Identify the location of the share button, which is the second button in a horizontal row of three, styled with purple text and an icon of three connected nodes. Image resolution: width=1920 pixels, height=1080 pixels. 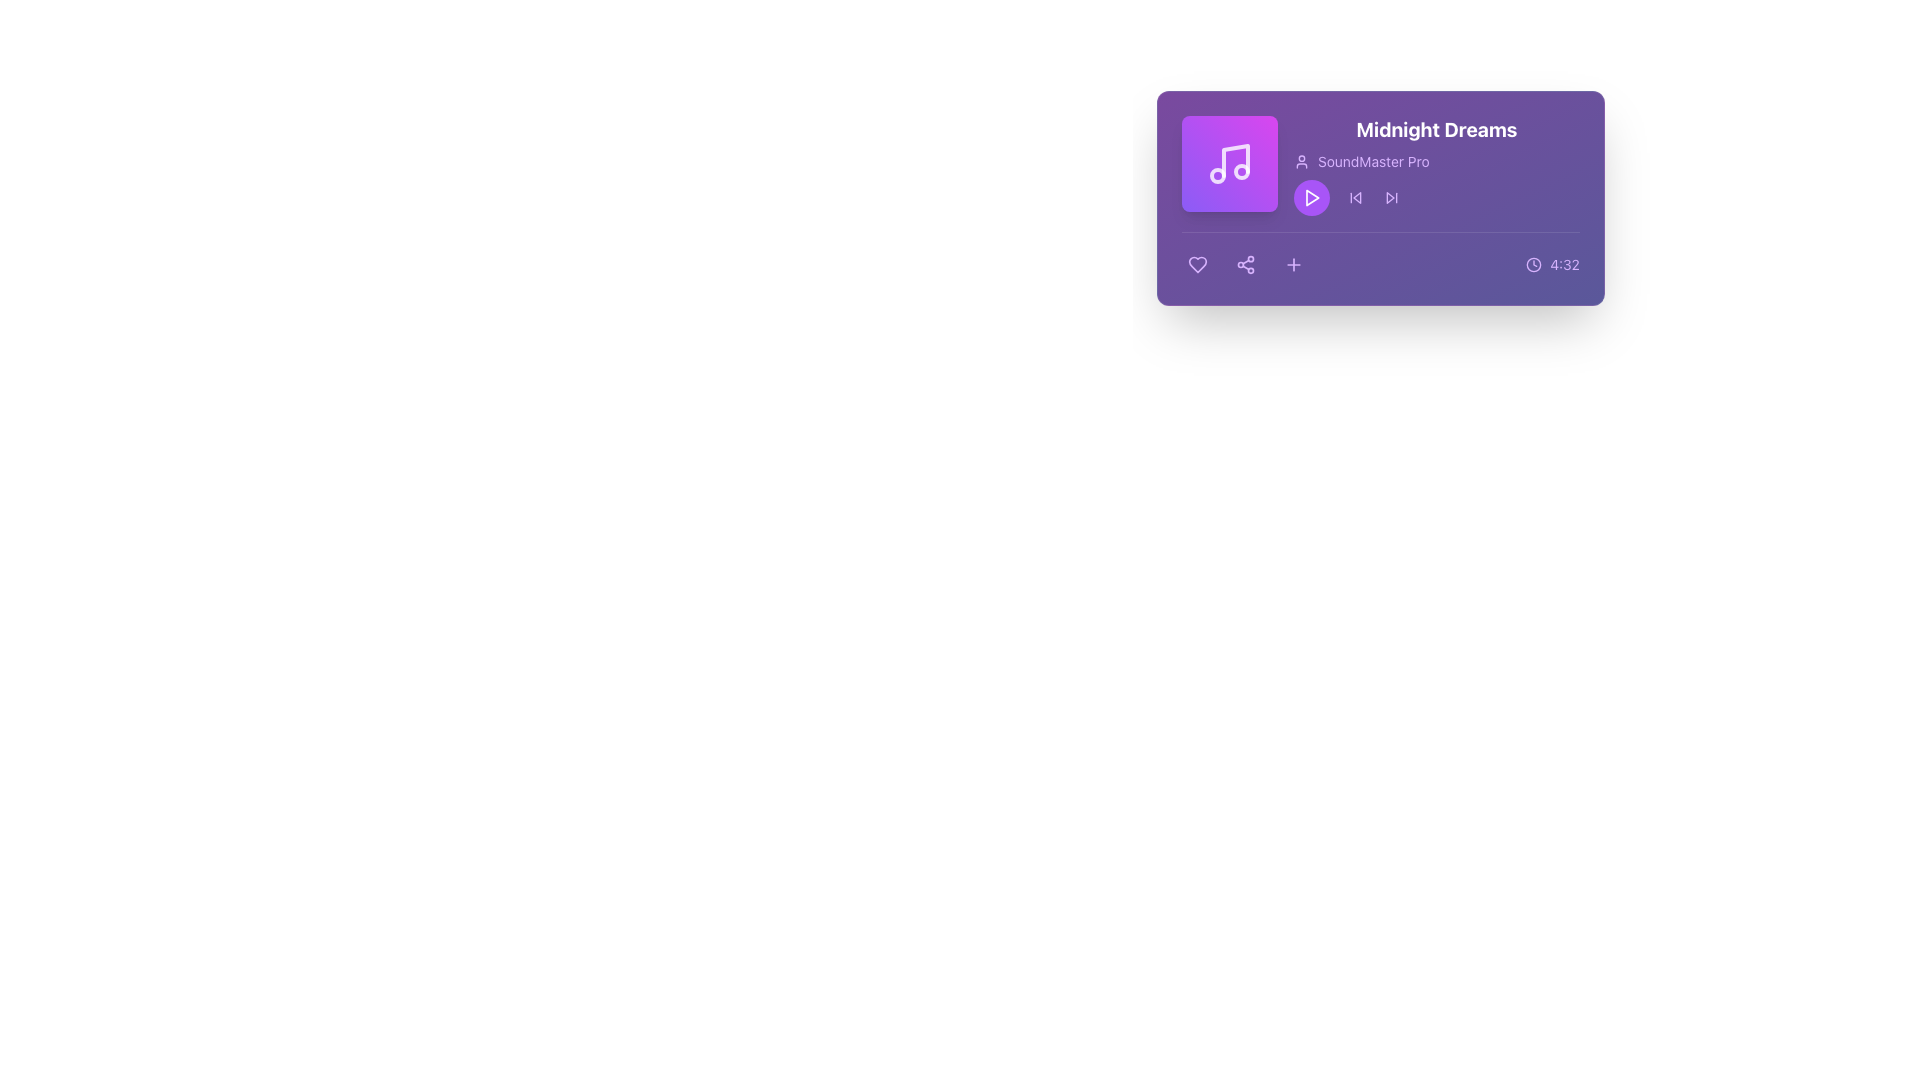
(1245, 264).